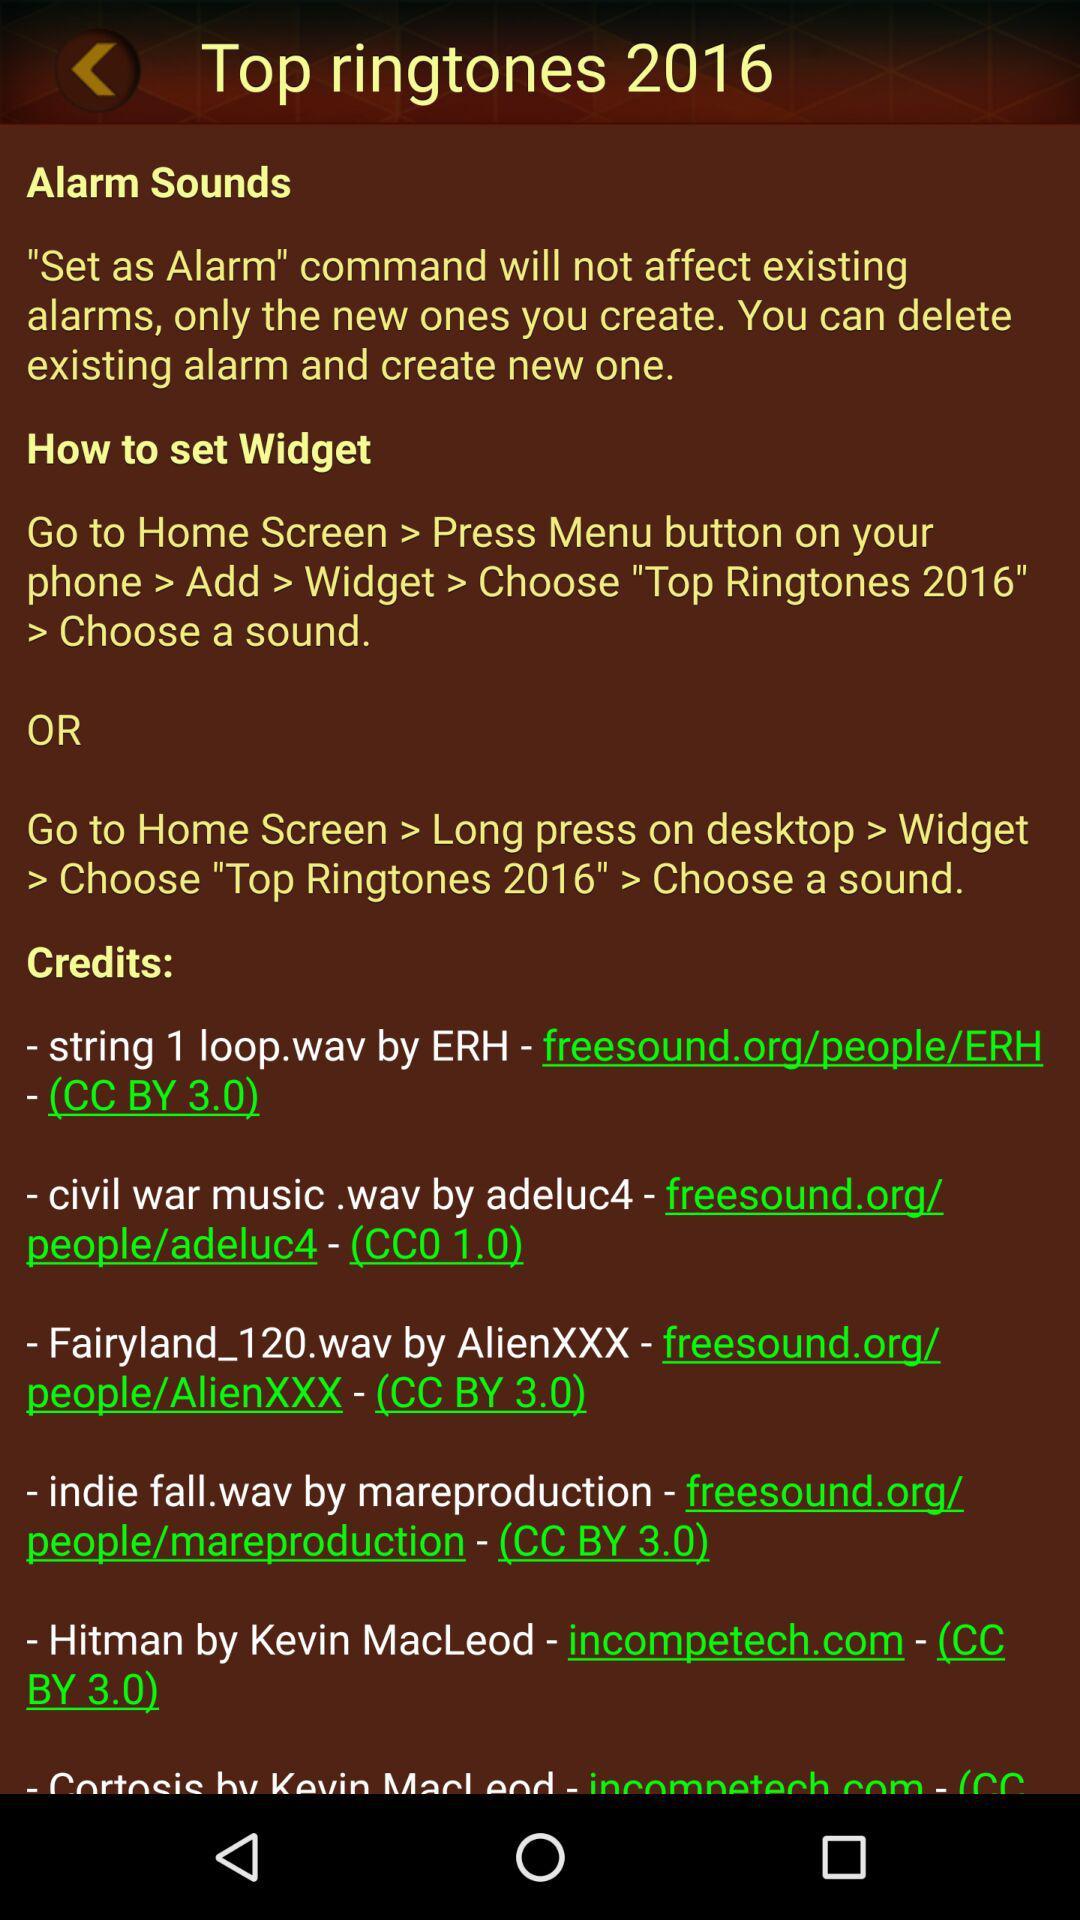 The height and width of the screenshot is (1920, 1080). Describe the element at coordinates (97, 69) in the screenshot. I see `button at the top left corner` at that location.